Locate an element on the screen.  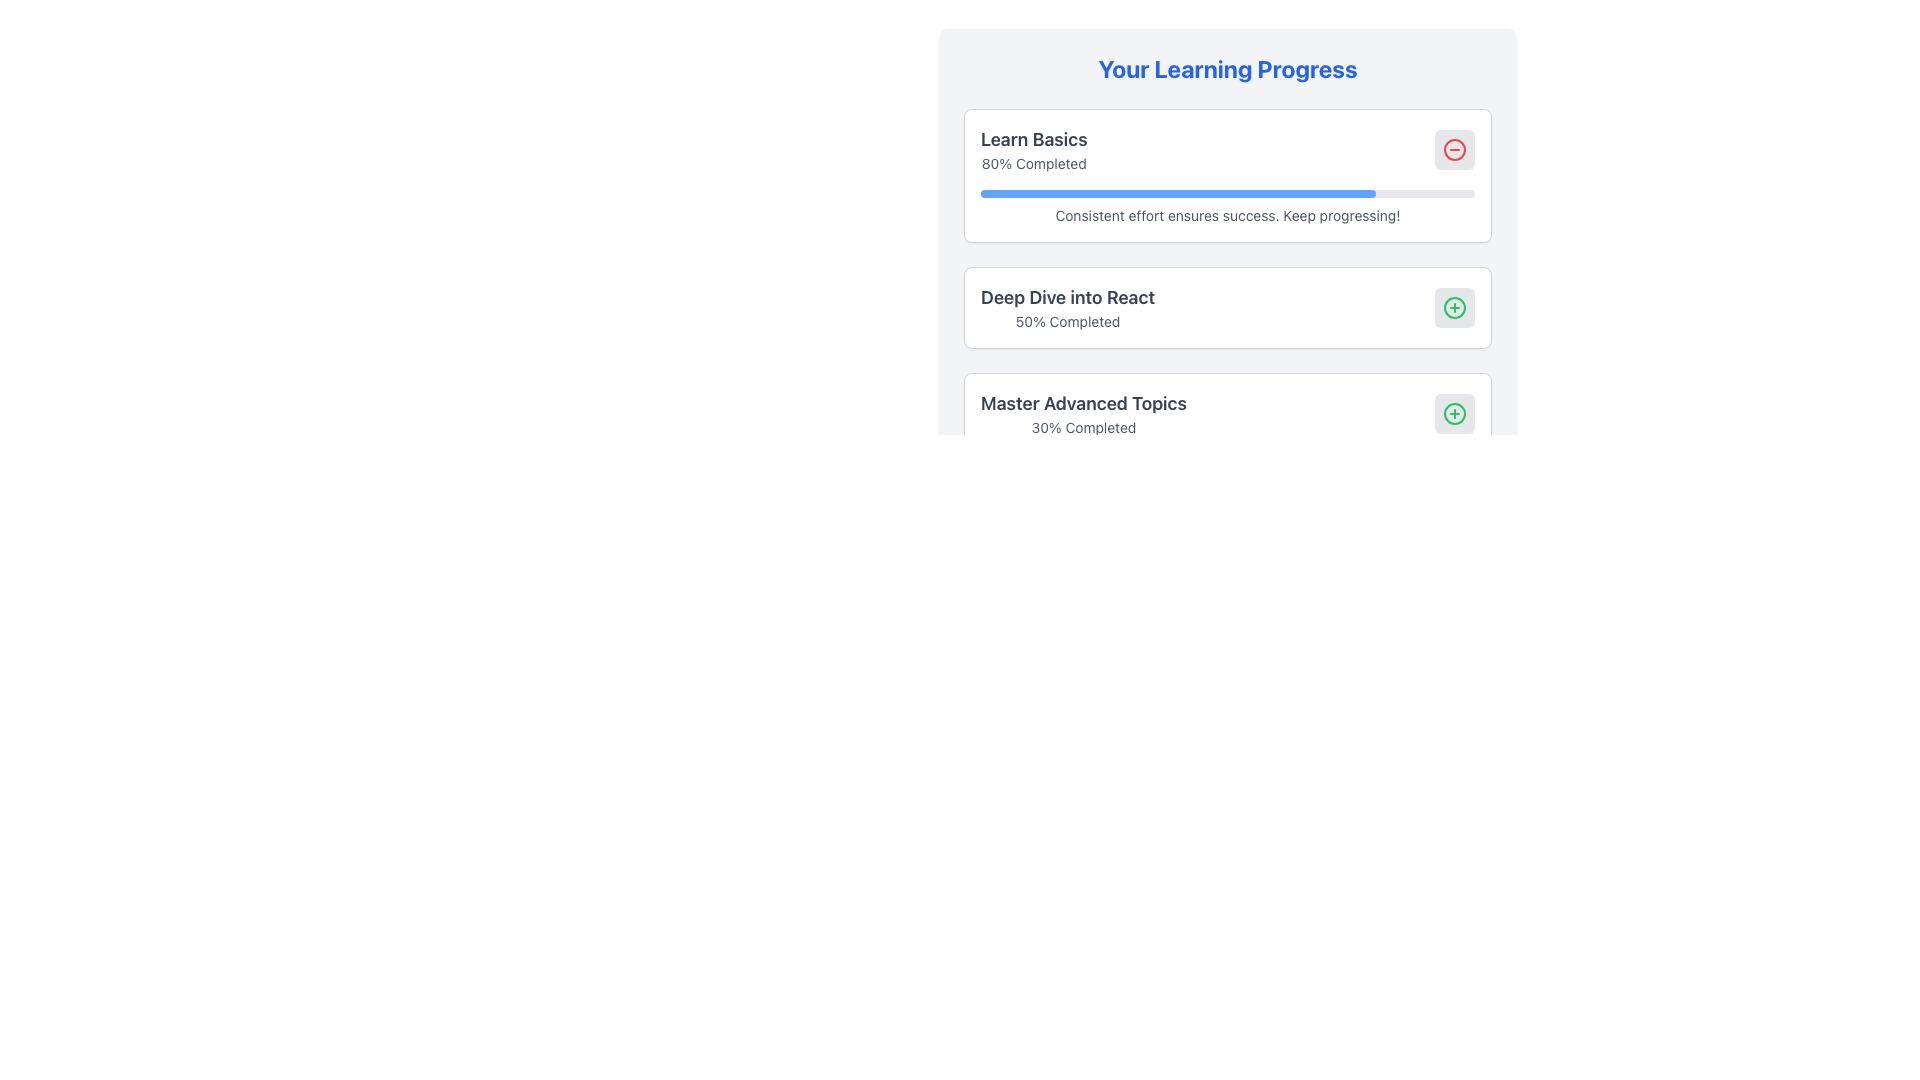
the circular button with a gray background and a green plus symbol, located at the far right of the 'Master Advanced Topics' row is located at coordinates (1454, 412).